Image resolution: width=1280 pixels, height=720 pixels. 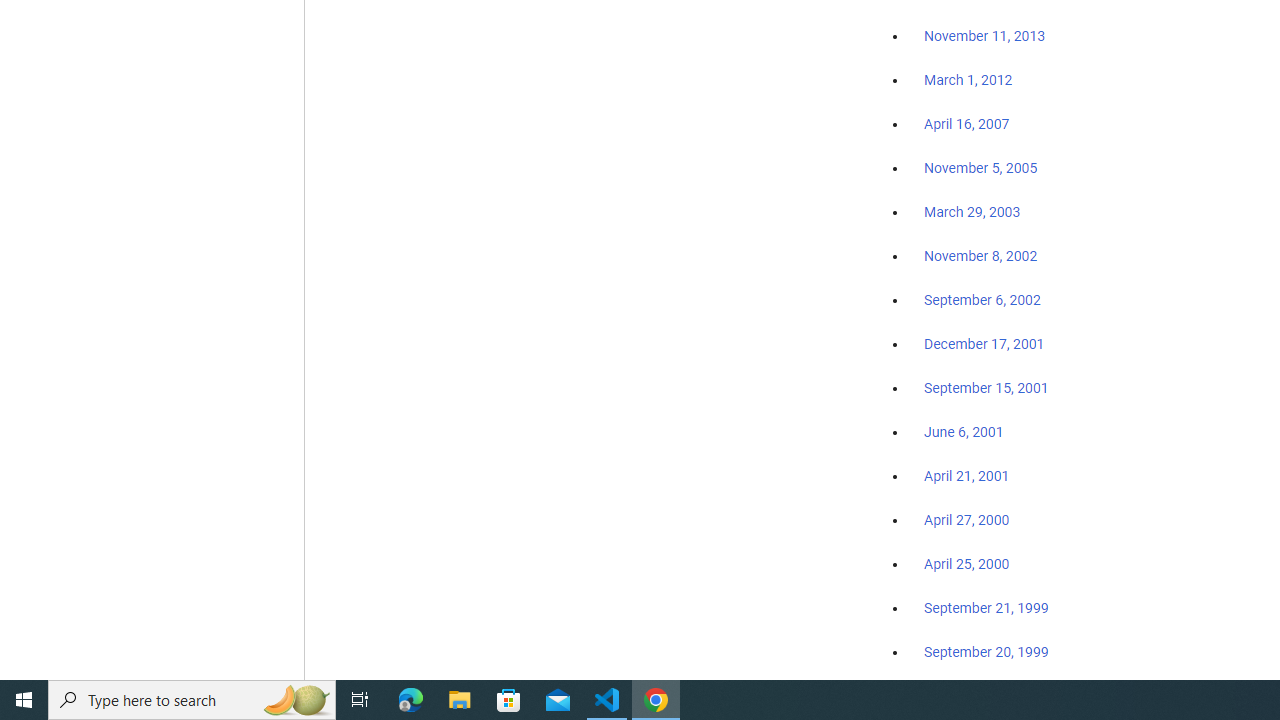 What do you see at coordinates (984, 342) in the screenshot?
I see `'December 17, 2001'` at bounding box center [984, 342].